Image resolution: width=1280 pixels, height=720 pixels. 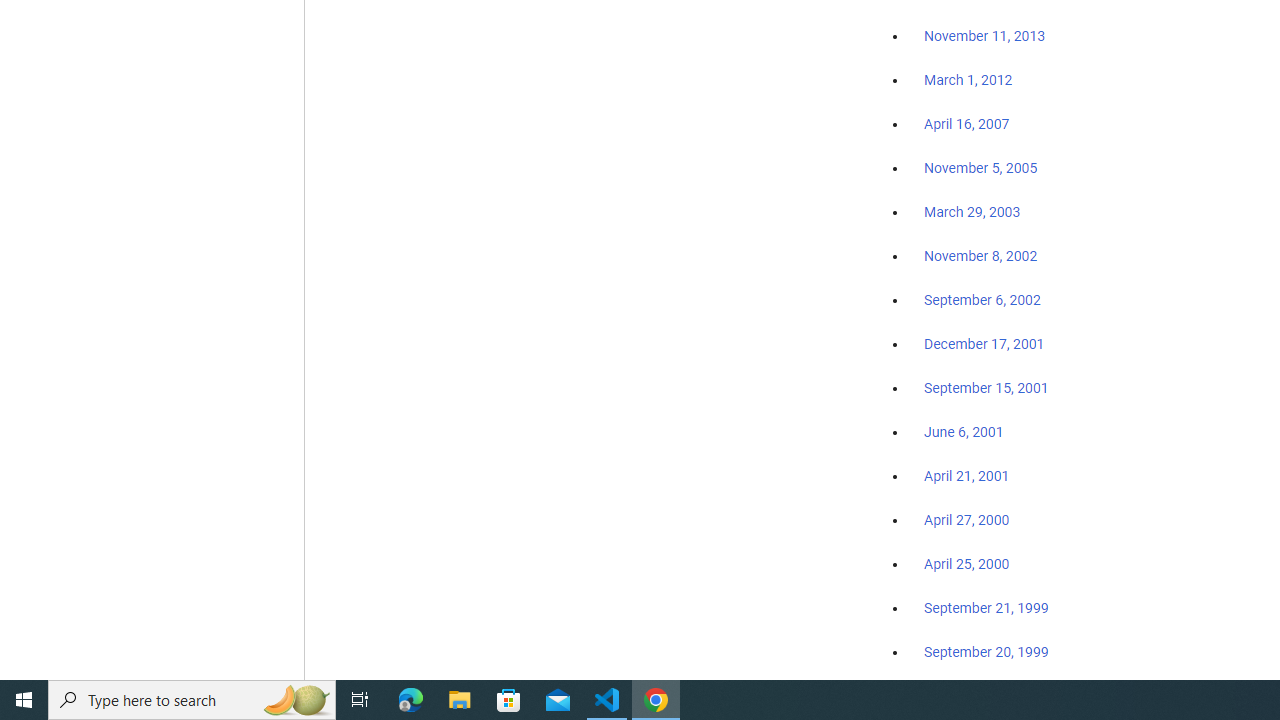 What do you see at coordinates (984, 342) in the screenshot?
I see `'December 17, 2001'` at bounding box center [984, 342].